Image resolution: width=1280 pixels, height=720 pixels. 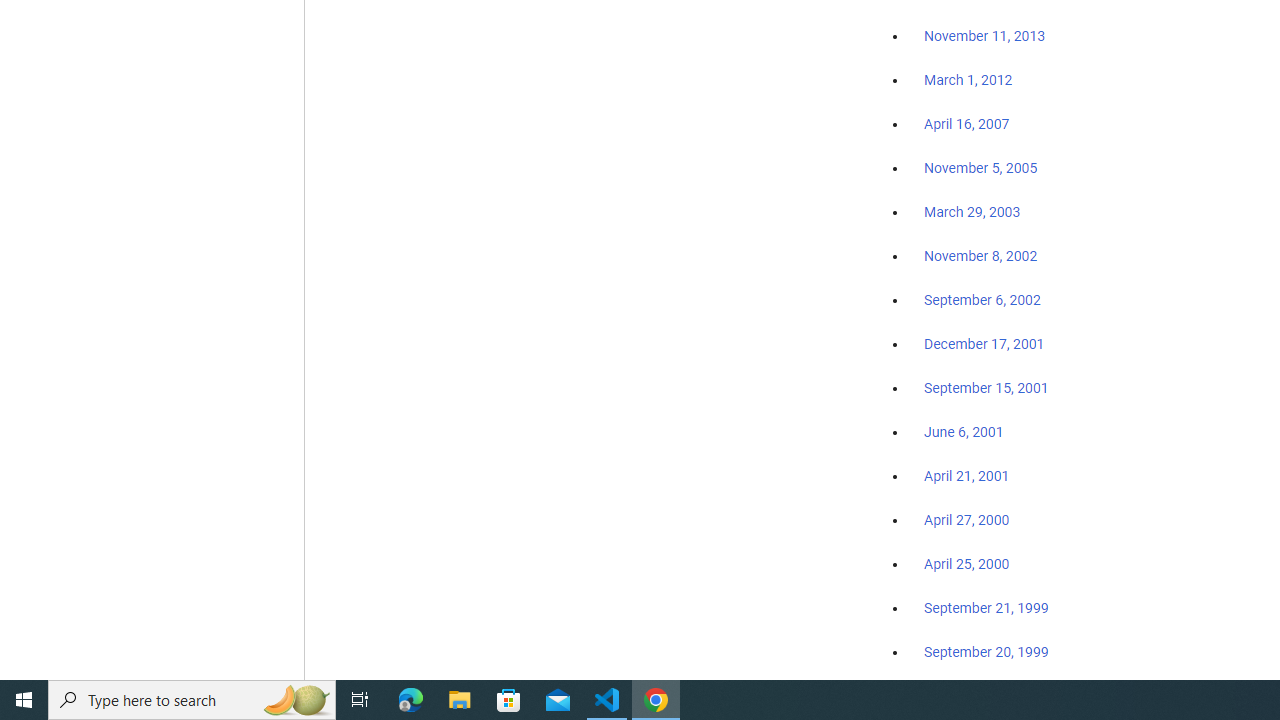 What do you see at coordinates (984, 342) in the screenshot?
I see `'December 17, 2001'` at bounding box center [984, 342].